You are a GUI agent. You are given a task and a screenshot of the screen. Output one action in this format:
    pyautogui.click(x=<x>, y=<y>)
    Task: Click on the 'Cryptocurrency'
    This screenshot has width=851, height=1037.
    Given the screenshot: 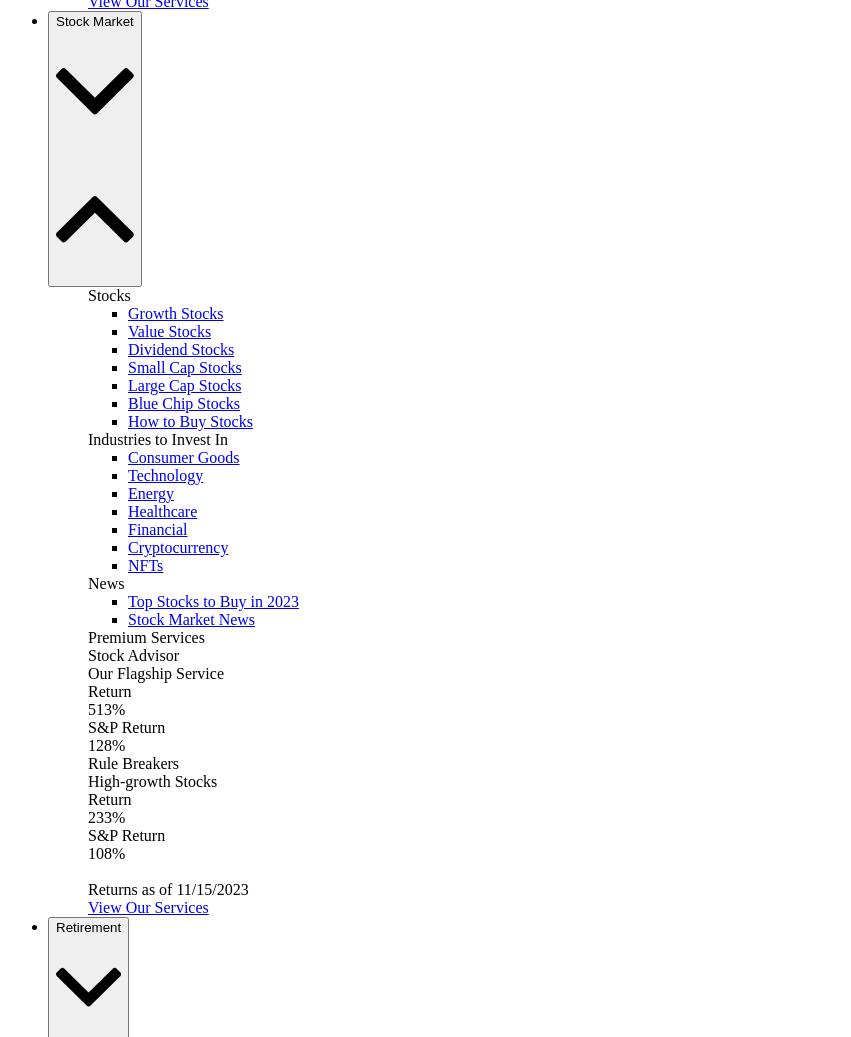 What is the action you would take?
    pyautogui.click(x=177, y=547)
    